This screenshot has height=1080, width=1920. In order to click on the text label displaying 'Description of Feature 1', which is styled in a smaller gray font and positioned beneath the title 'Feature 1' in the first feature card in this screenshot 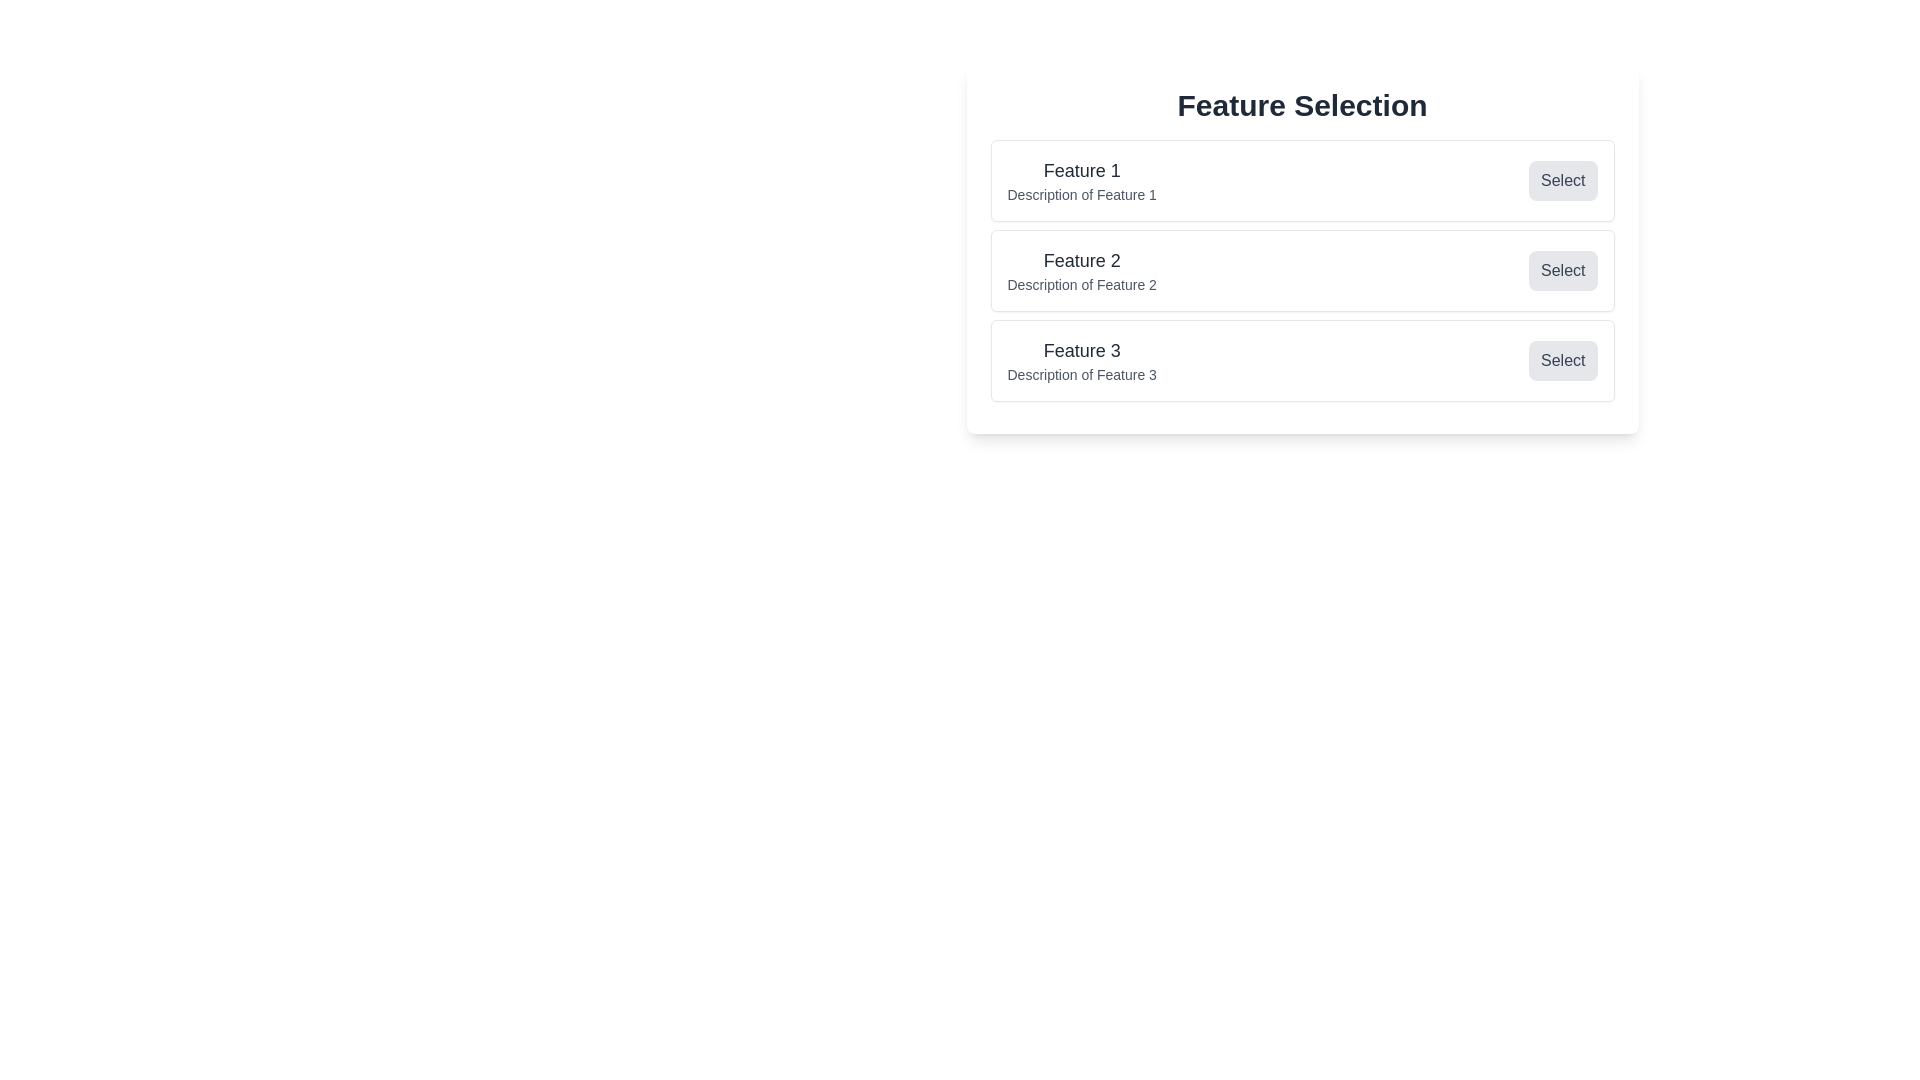, I will do `click(1081, 195)`.